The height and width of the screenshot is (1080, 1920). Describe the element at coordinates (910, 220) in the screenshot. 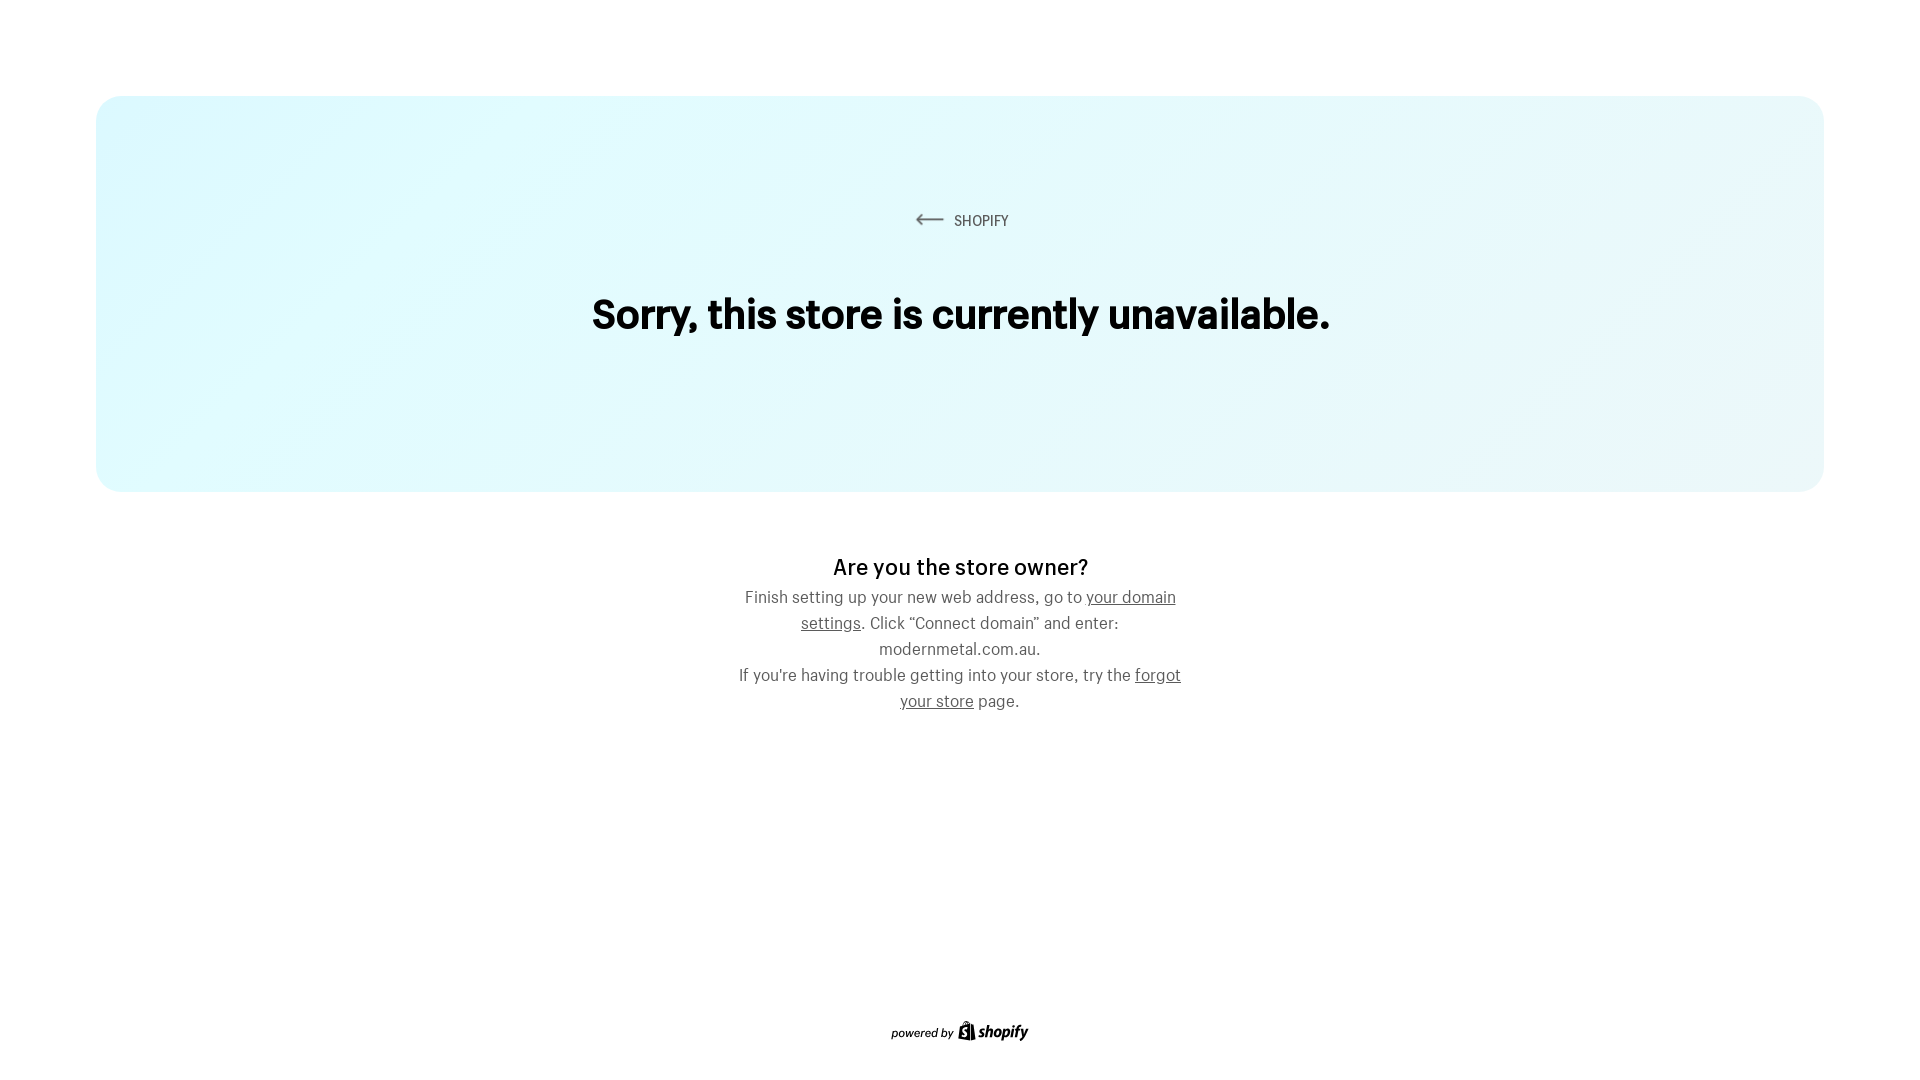

I see `'SHOPIFY'` at that location.